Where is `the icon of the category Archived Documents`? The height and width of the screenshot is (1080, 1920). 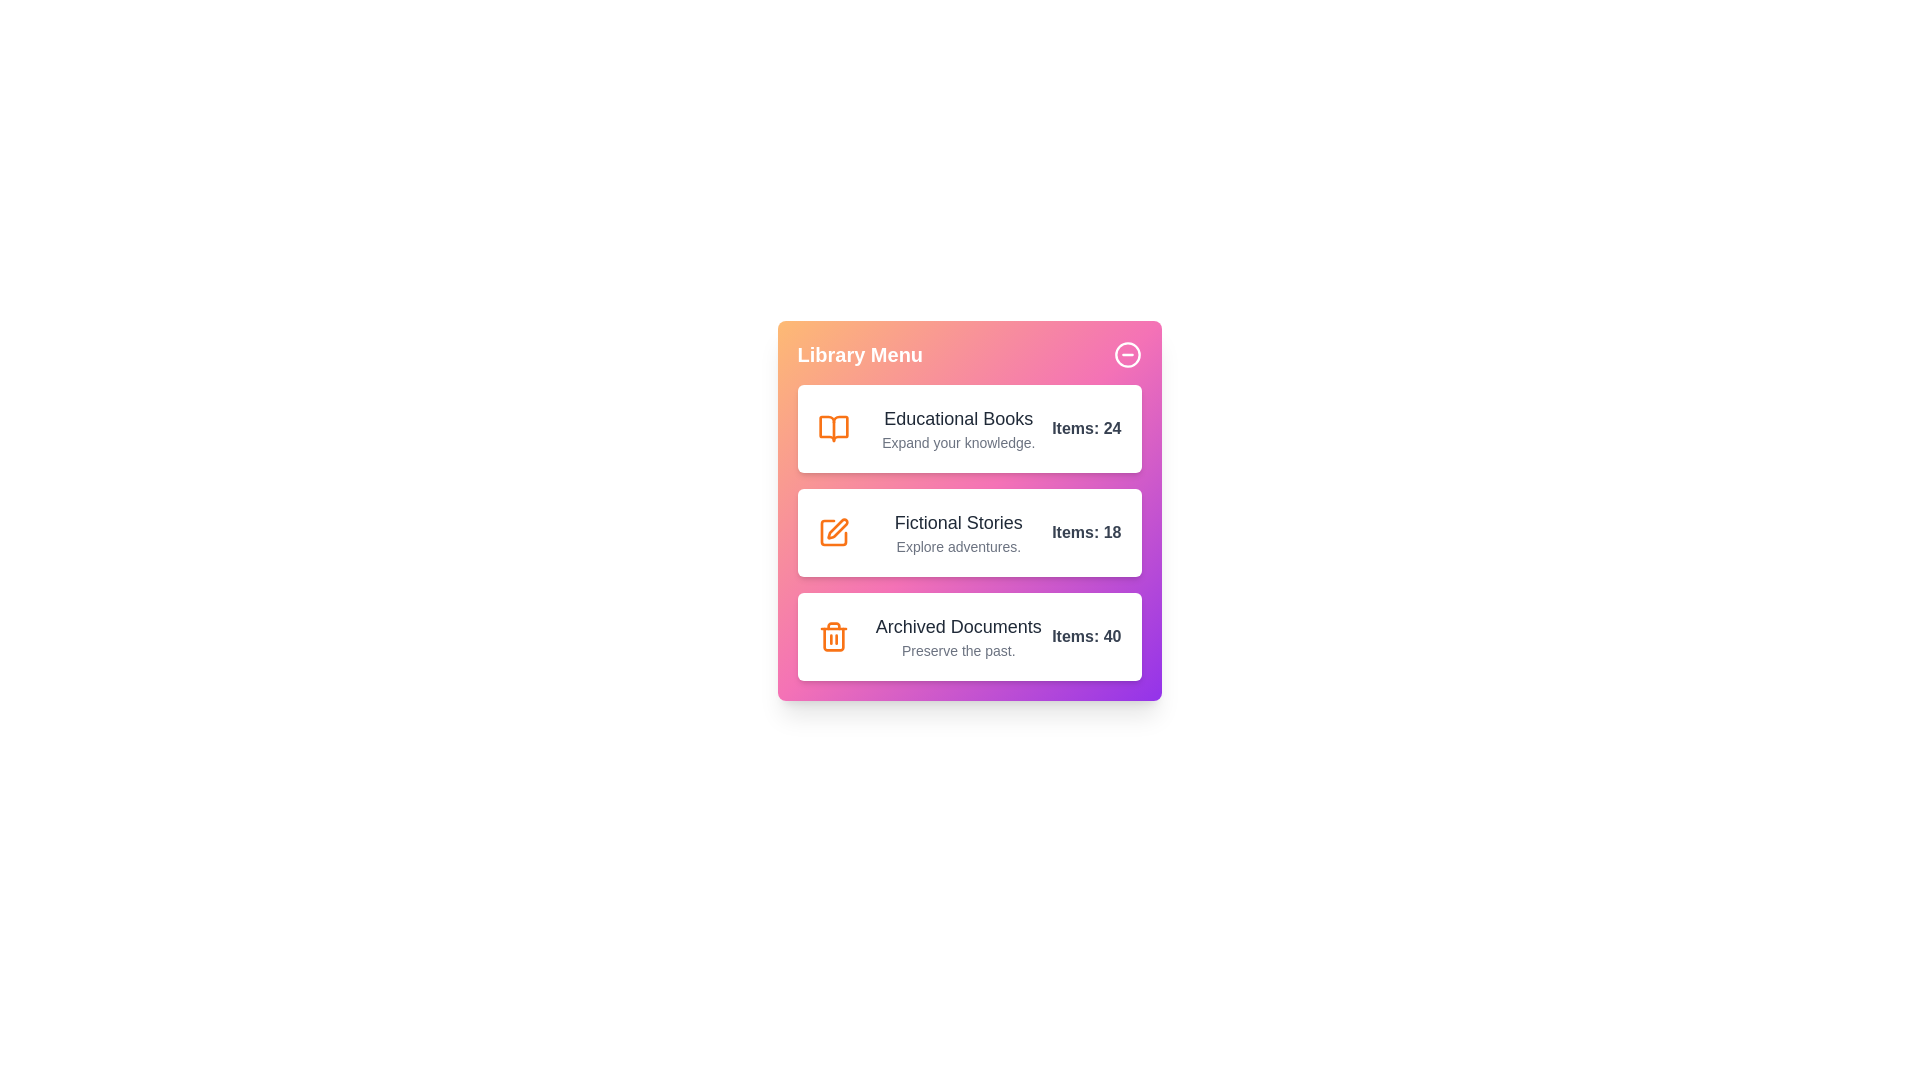
the icon of the category Archived Documents is located at coordinates (833, 636).